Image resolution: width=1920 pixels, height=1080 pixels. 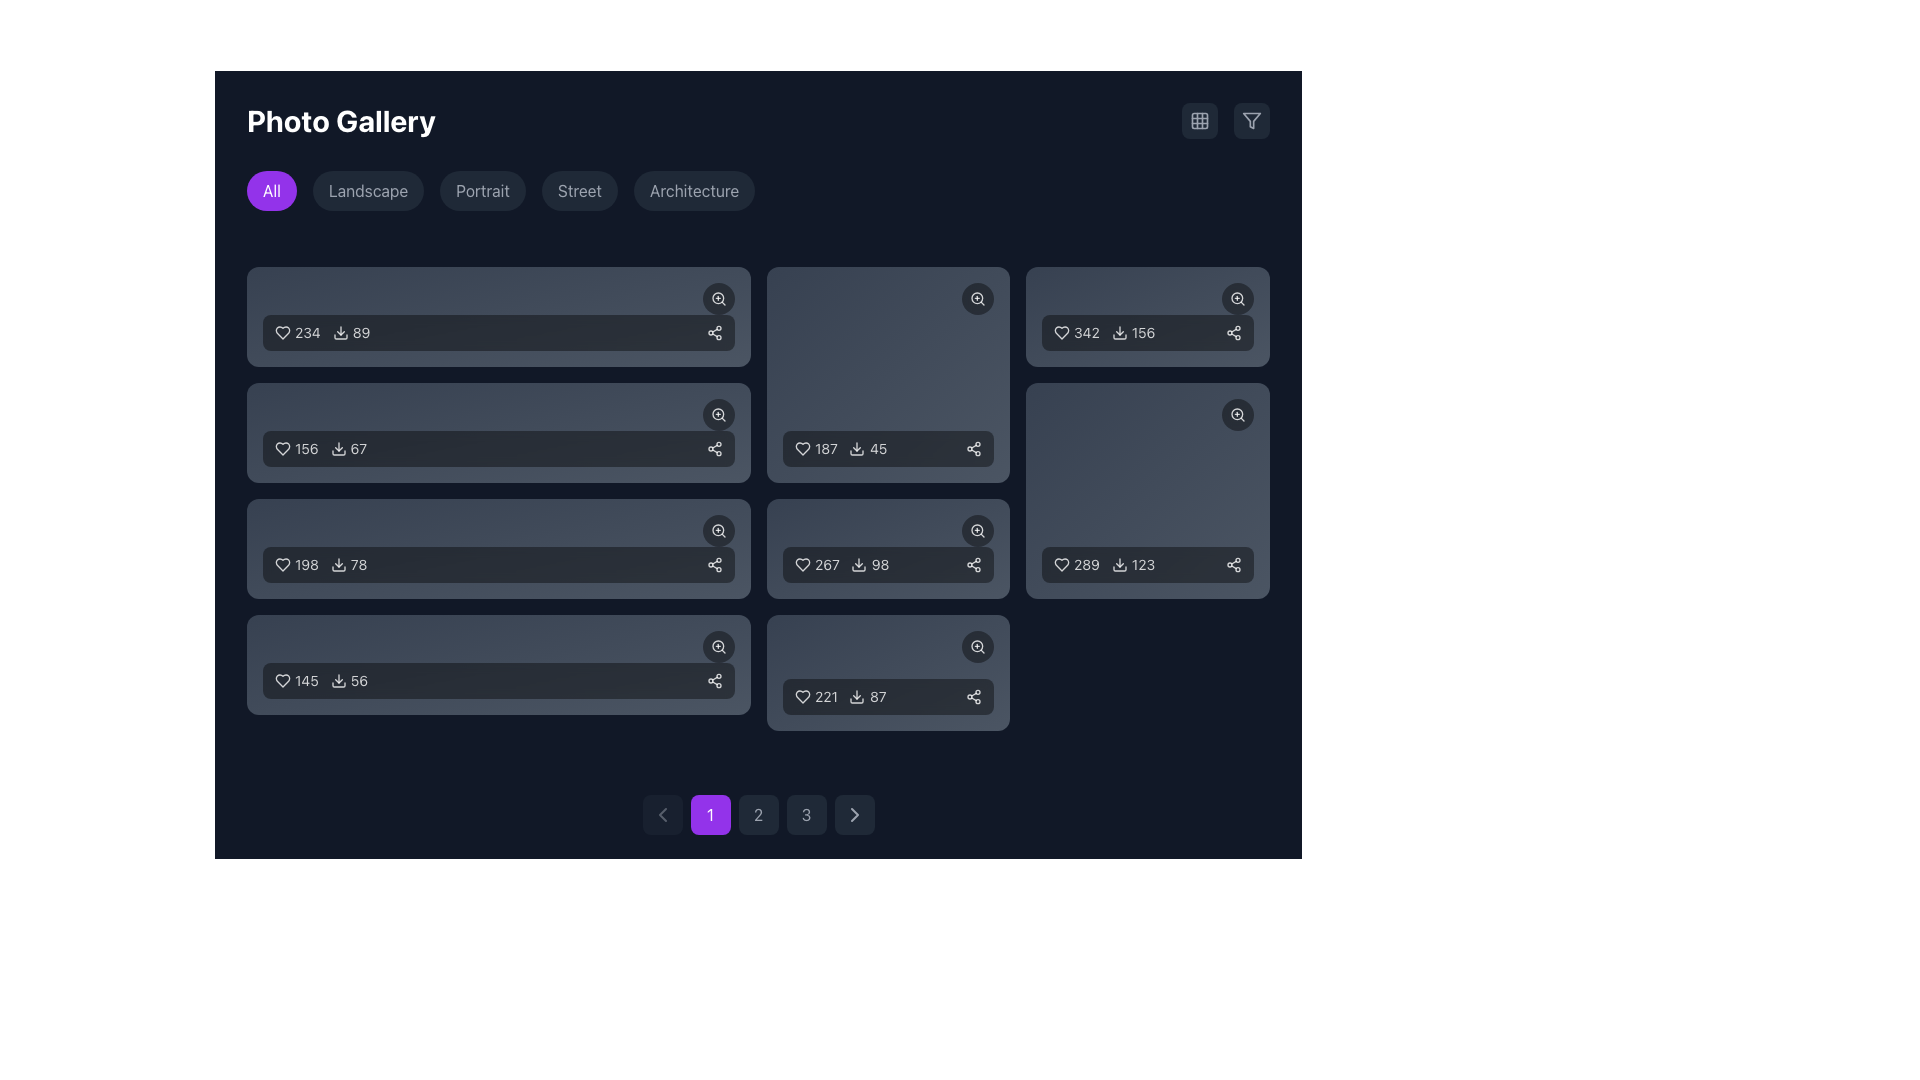 What do you see at coordinates (718, 414) in the screenshot?
I see `the icon button resembling a magnifying glass with a plus sign` at bounding box center [718, 414].